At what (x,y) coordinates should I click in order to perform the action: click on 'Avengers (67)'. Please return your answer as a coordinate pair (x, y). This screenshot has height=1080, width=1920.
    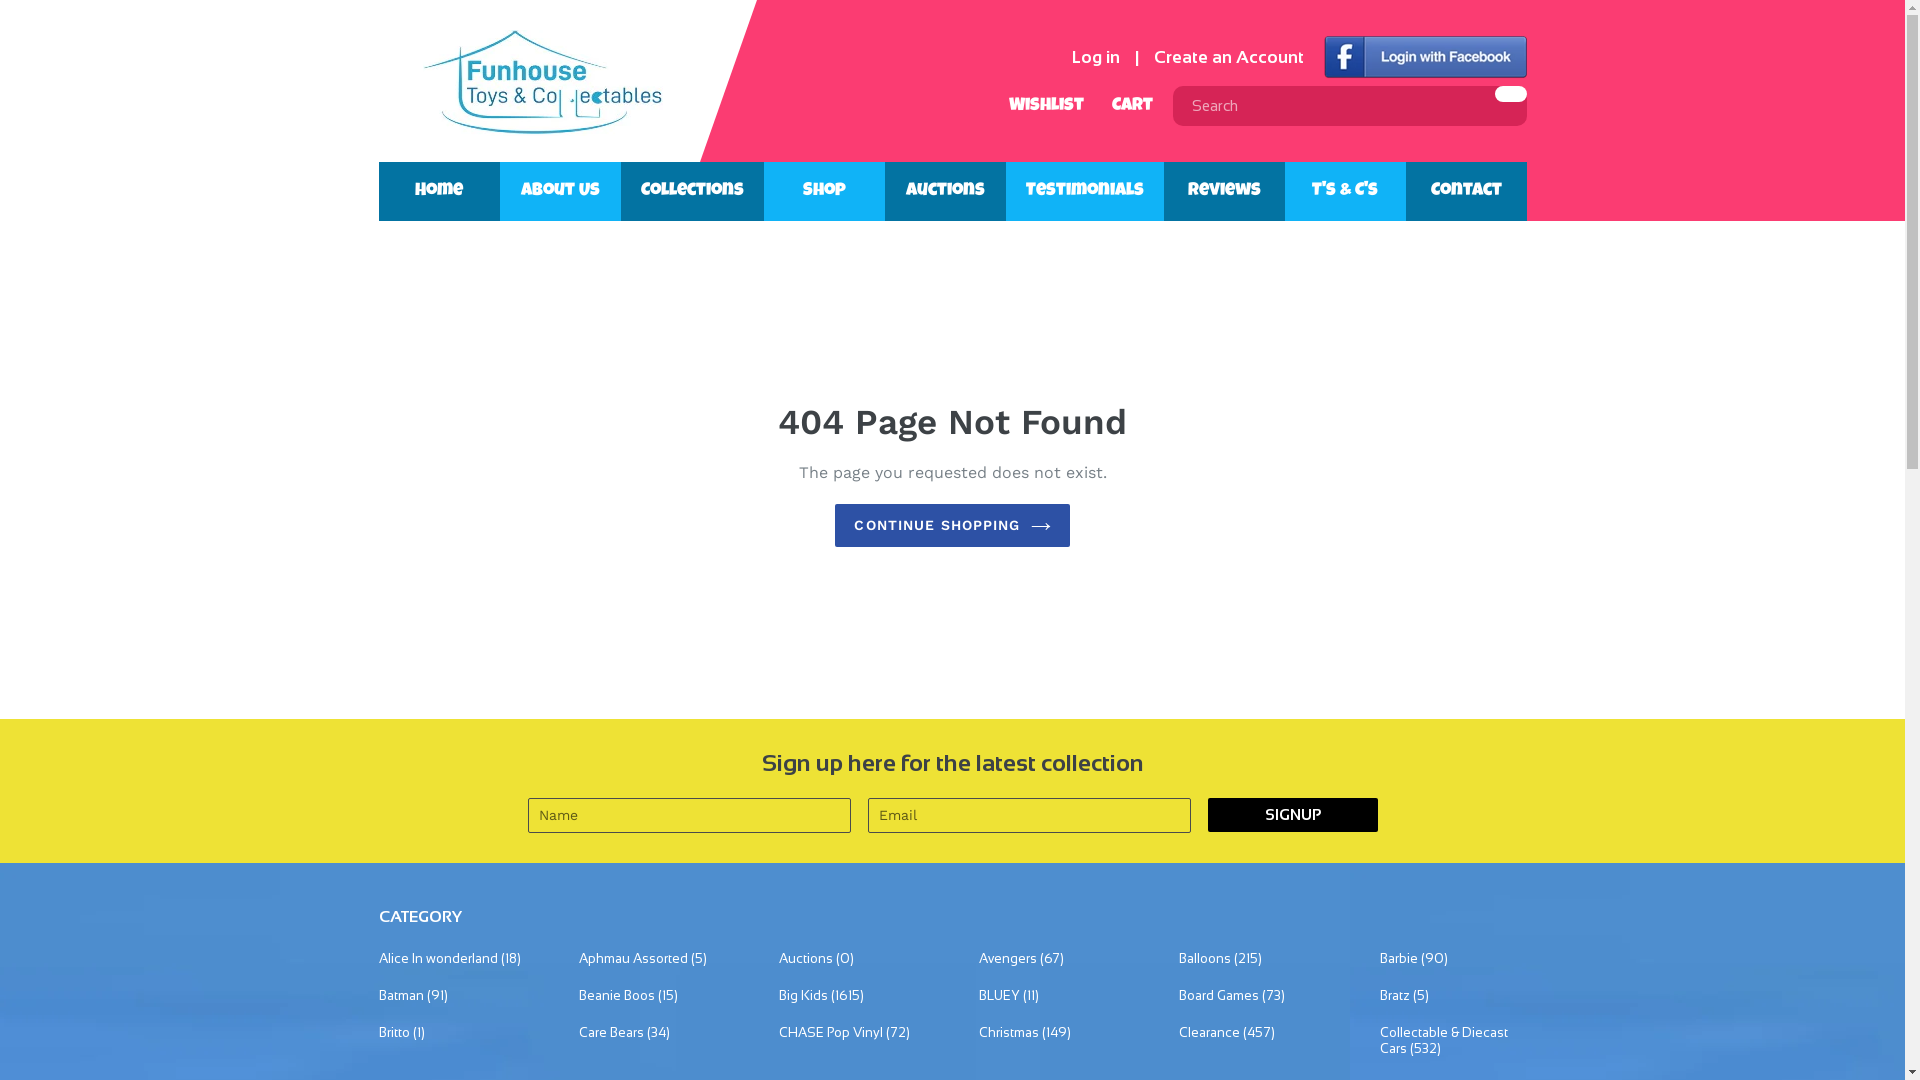
    Looking at the image, I should click on (1051, 958).